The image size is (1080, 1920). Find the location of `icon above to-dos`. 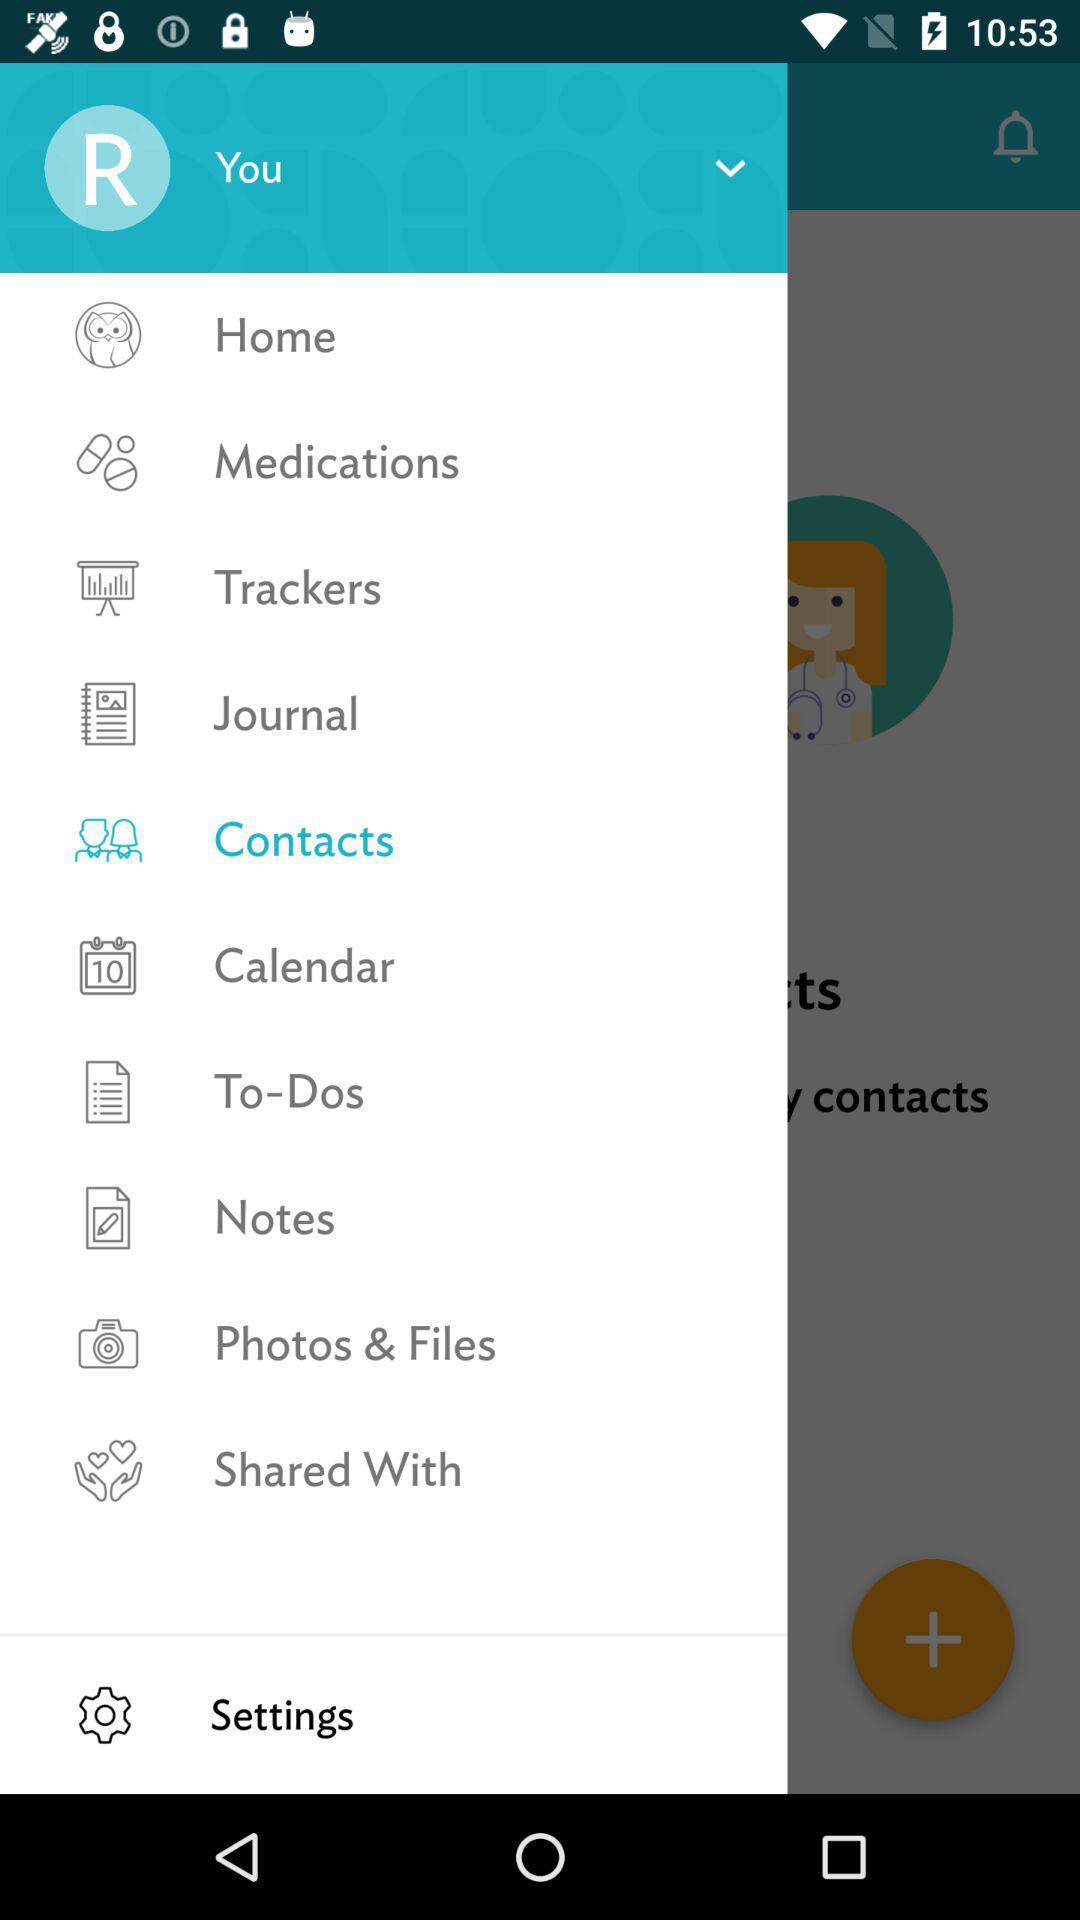

icon above to-dos is located at coordinates (479, 965).